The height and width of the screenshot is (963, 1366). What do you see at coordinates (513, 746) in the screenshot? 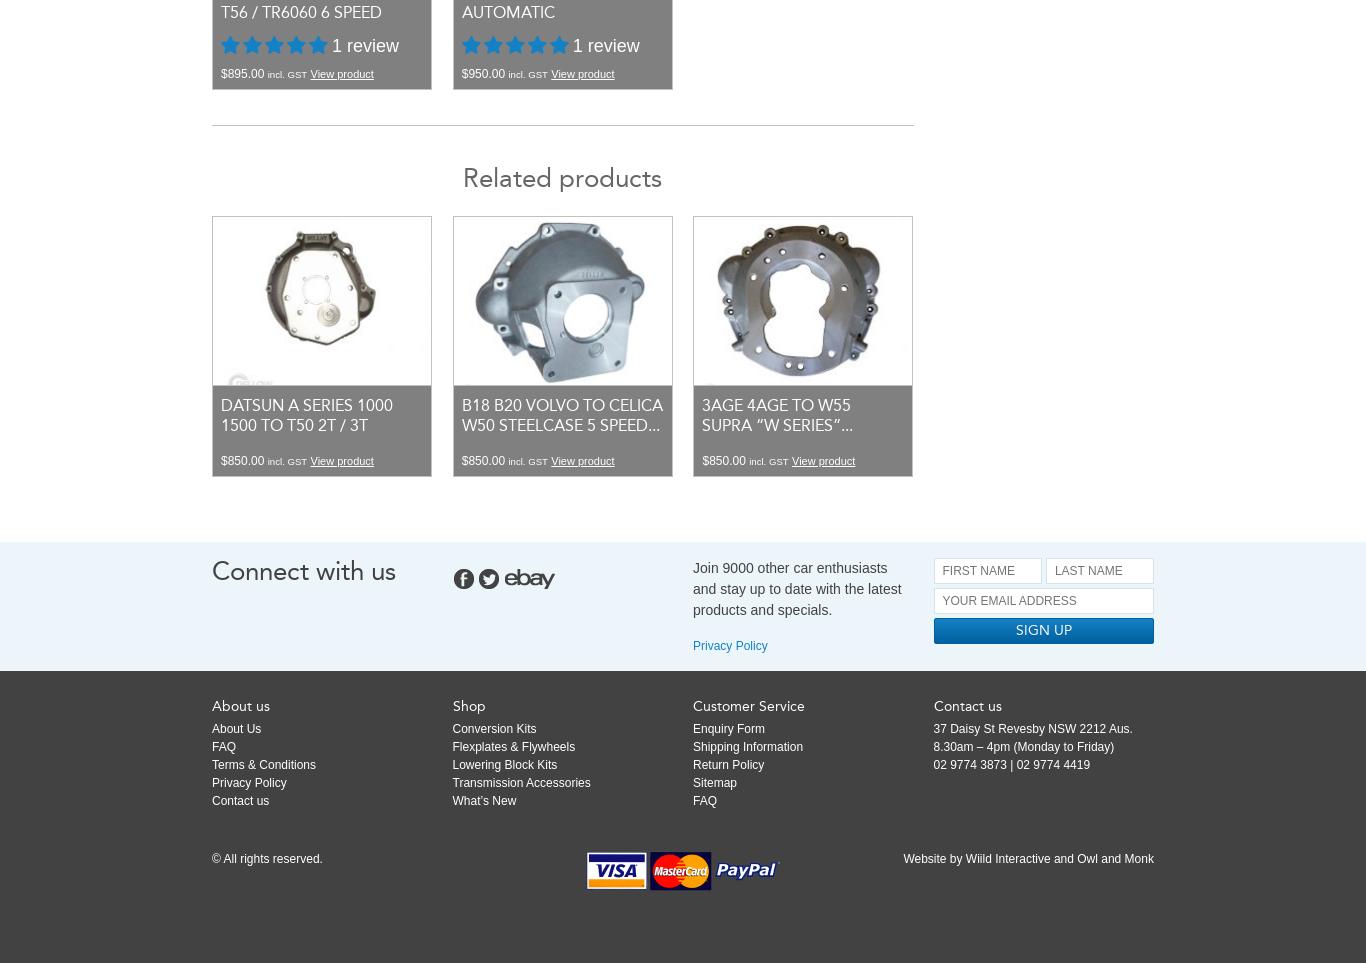
I see `'Flexplates & Flywheels'` at bounding box center [513, 746].